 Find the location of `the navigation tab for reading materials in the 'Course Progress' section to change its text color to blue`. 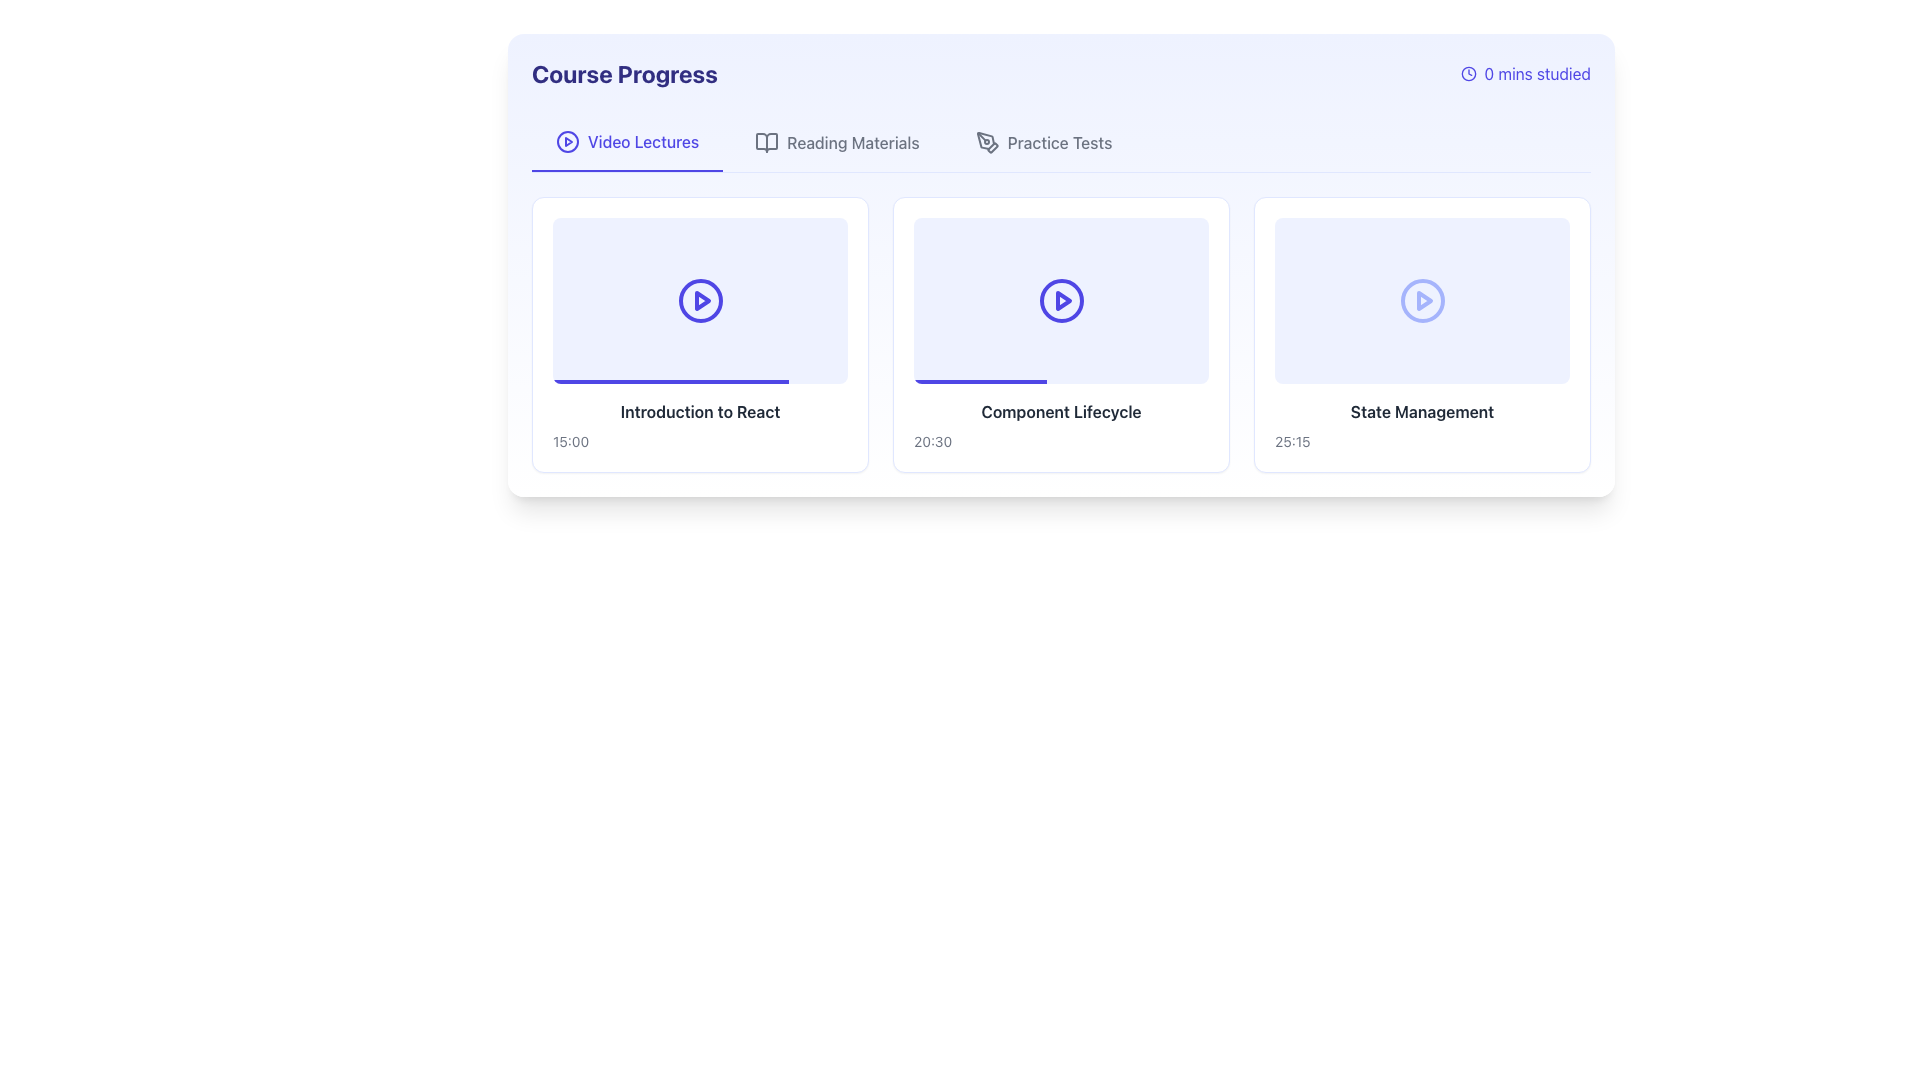

the navigation tab for reading materials in the 'Course Progress' section to change its text color to blue is located at coordinates (837, 141).